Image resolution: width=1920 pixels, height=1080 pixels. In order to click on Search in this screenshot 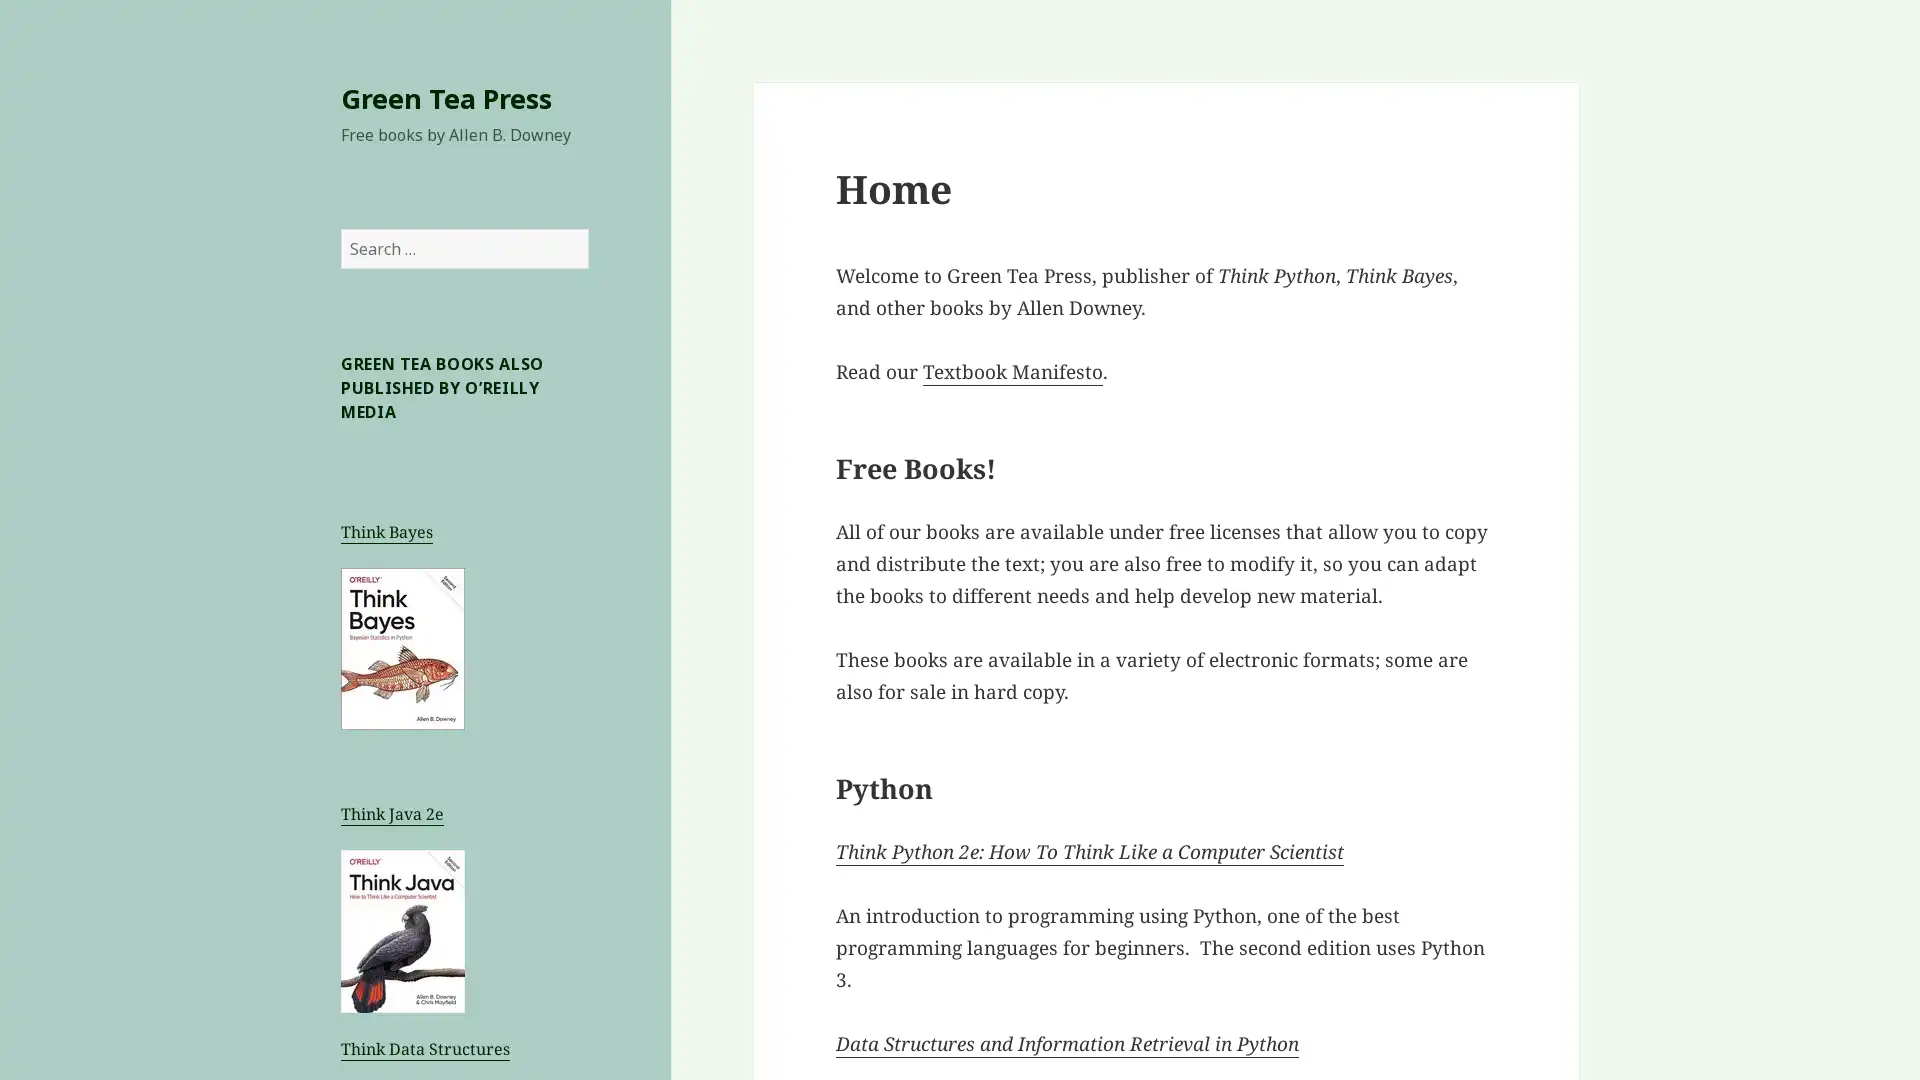, I will do `click(587, 228)`.